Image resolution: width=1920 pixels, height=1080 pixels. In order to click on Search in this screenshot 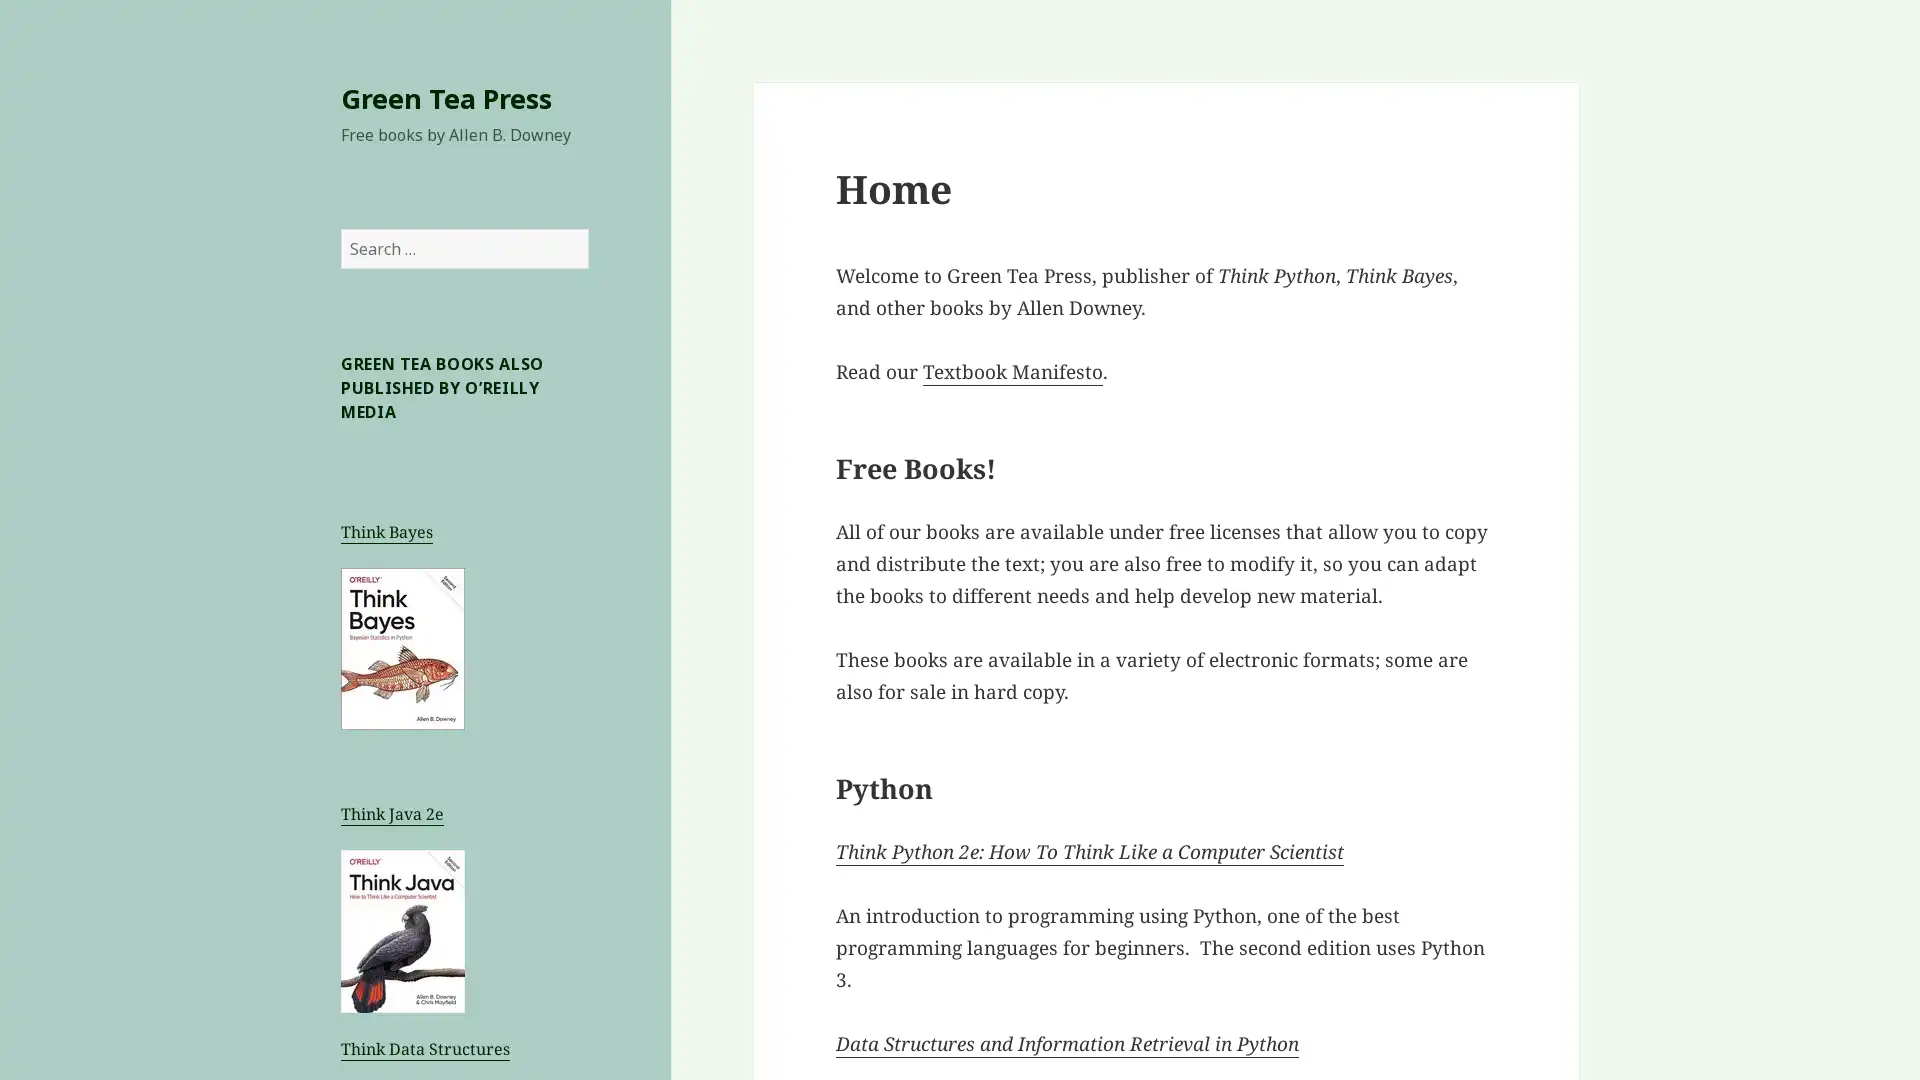, I will do `click(587, 228)`.